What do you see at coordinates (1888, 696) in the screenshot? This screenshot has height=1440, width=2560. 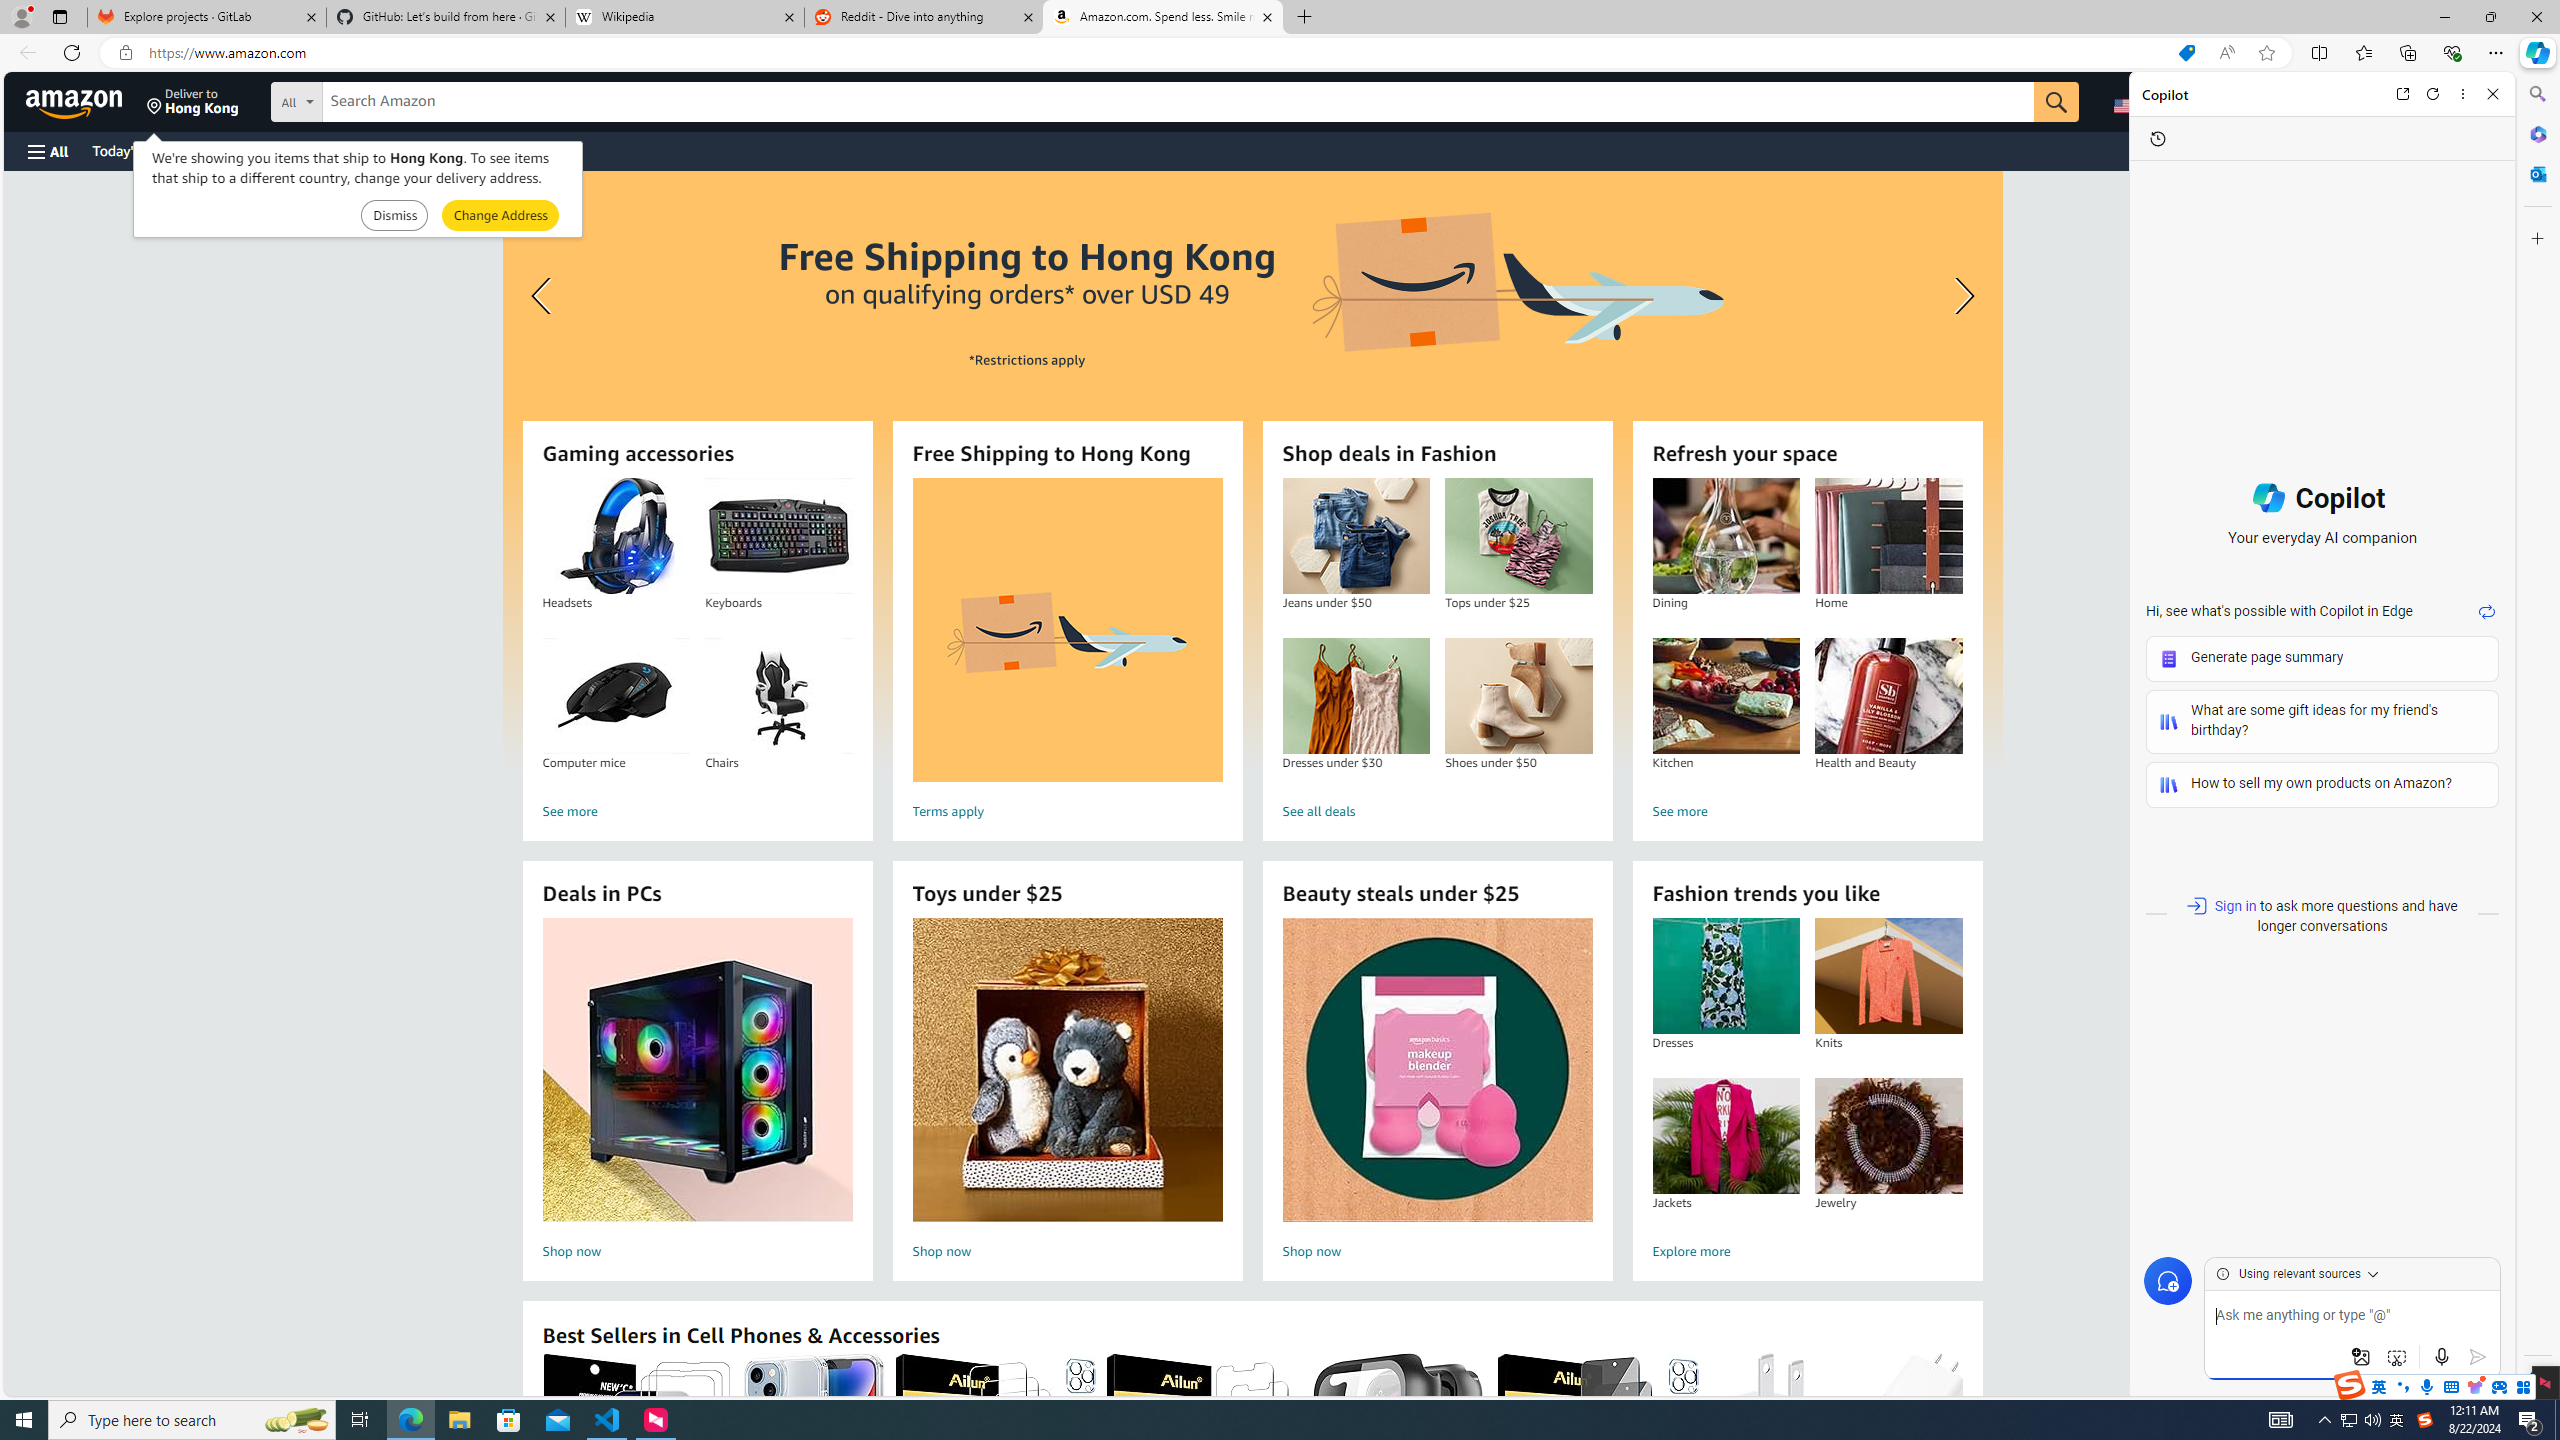 I see `'Health and Beauty'` at bounding box center [1888, 696].